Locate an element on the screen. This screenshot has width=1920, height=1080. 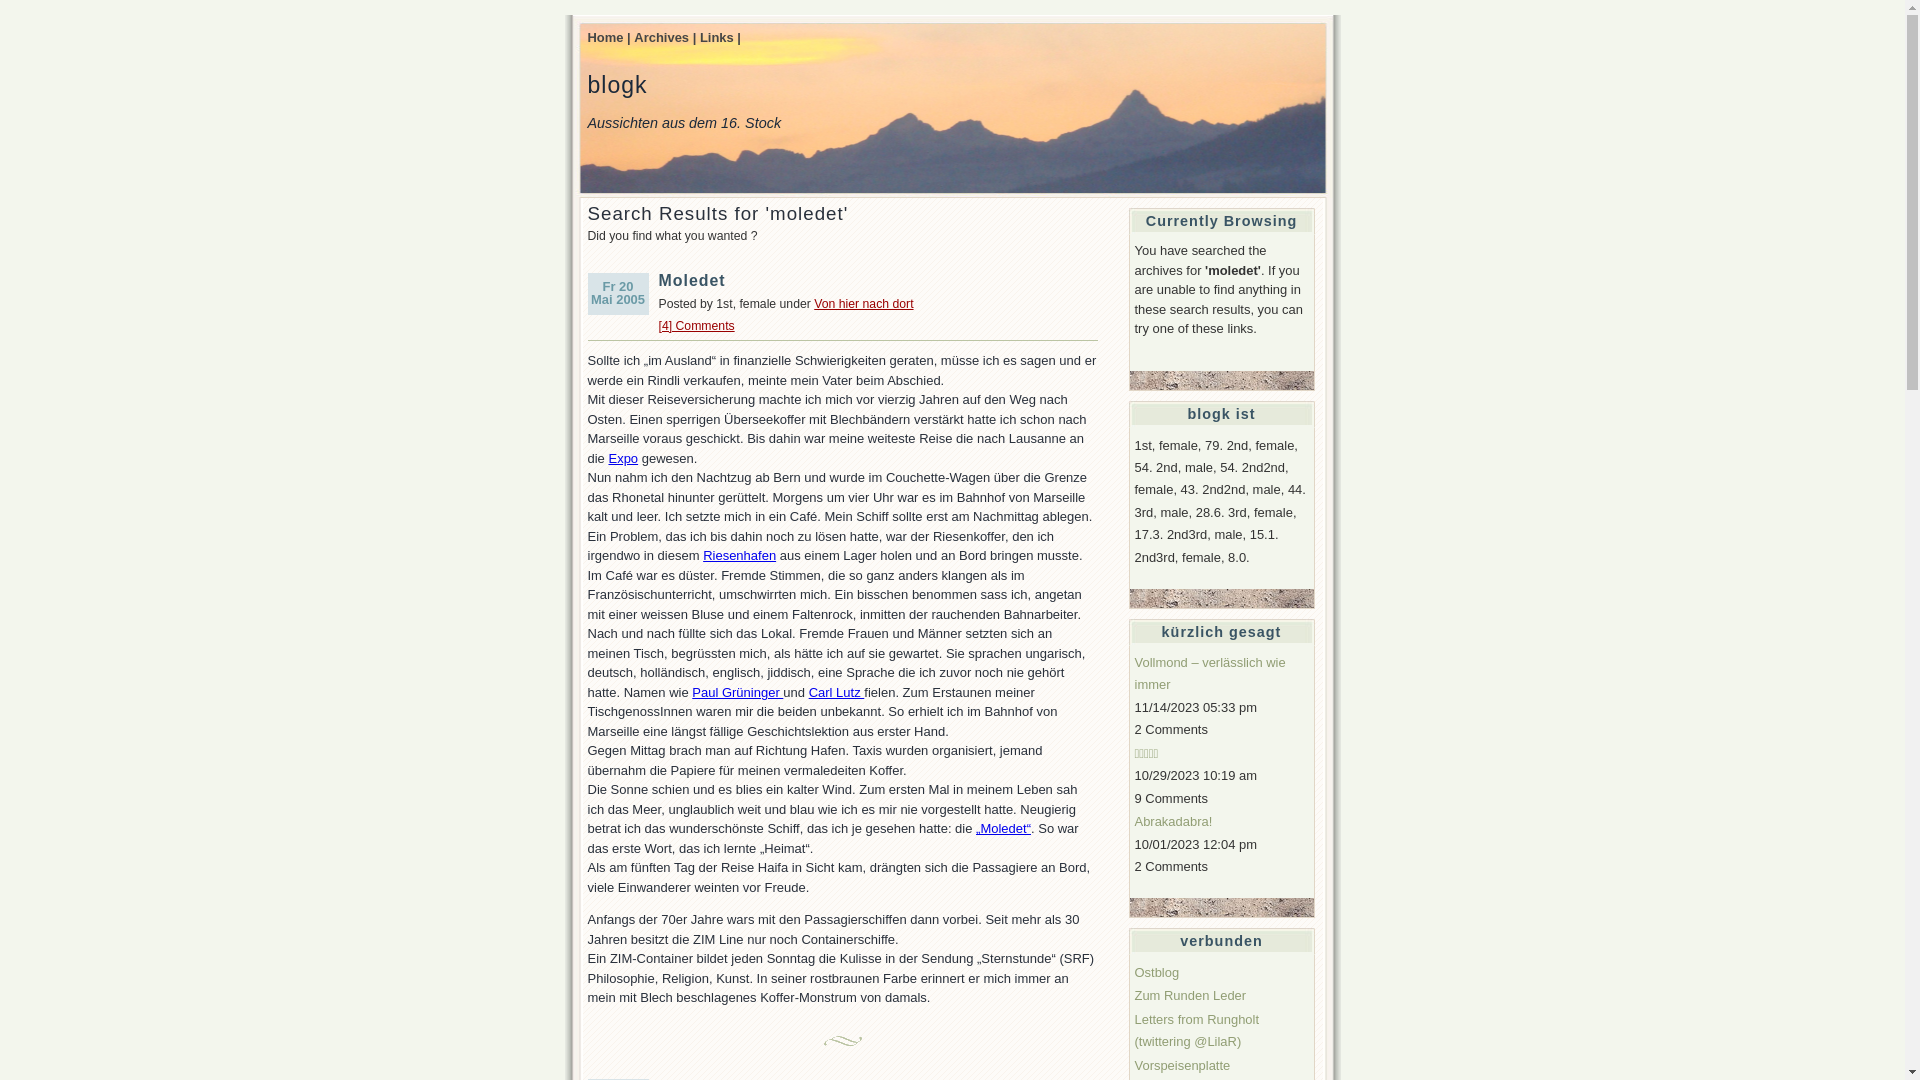
'[4] Comments' is located at coordinates (696, 325).